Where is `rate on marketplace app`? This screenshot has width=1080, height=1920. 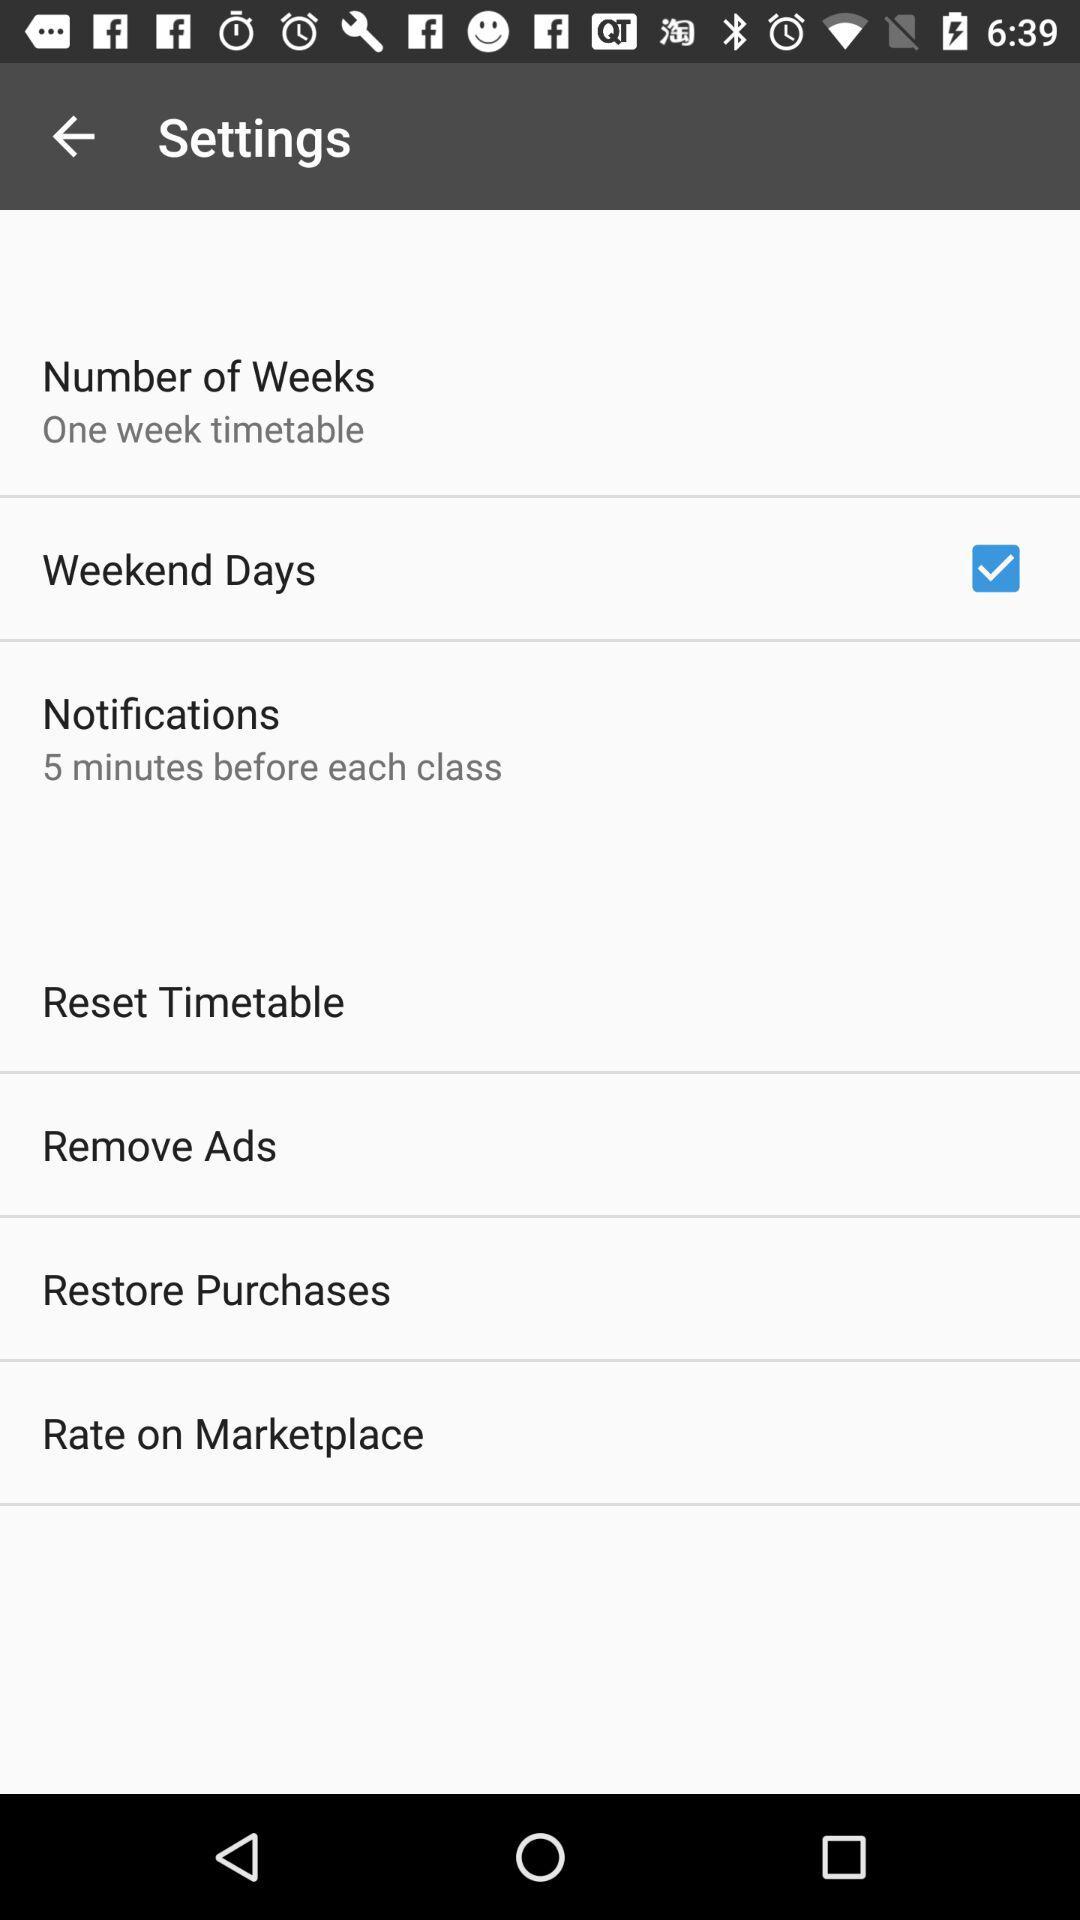
rate on marketplace app is located at coordinates (232, 1431).